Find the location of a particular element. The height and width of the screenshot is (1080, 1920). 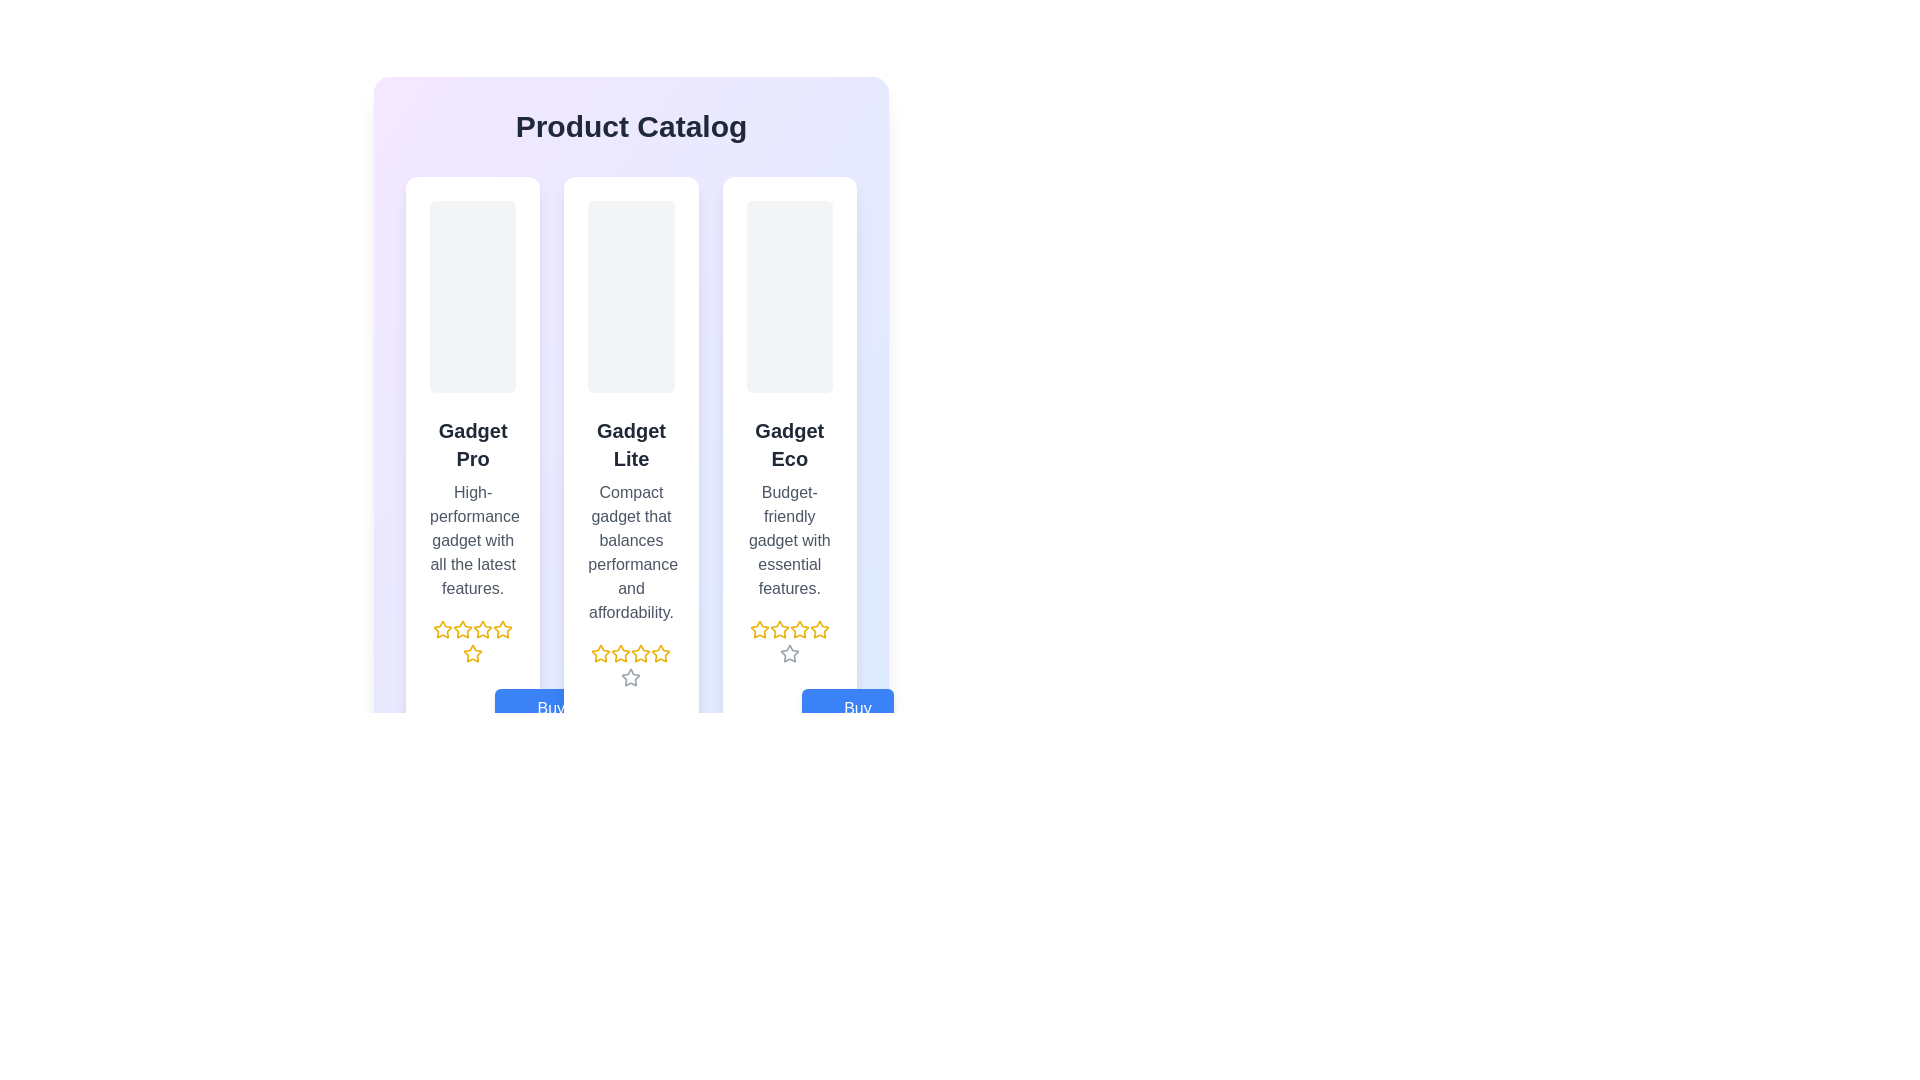

the fifth yellow outlined star icon in the third column labeled 'Gadget Eco' to rate the product is located at coordinates (819, 628).